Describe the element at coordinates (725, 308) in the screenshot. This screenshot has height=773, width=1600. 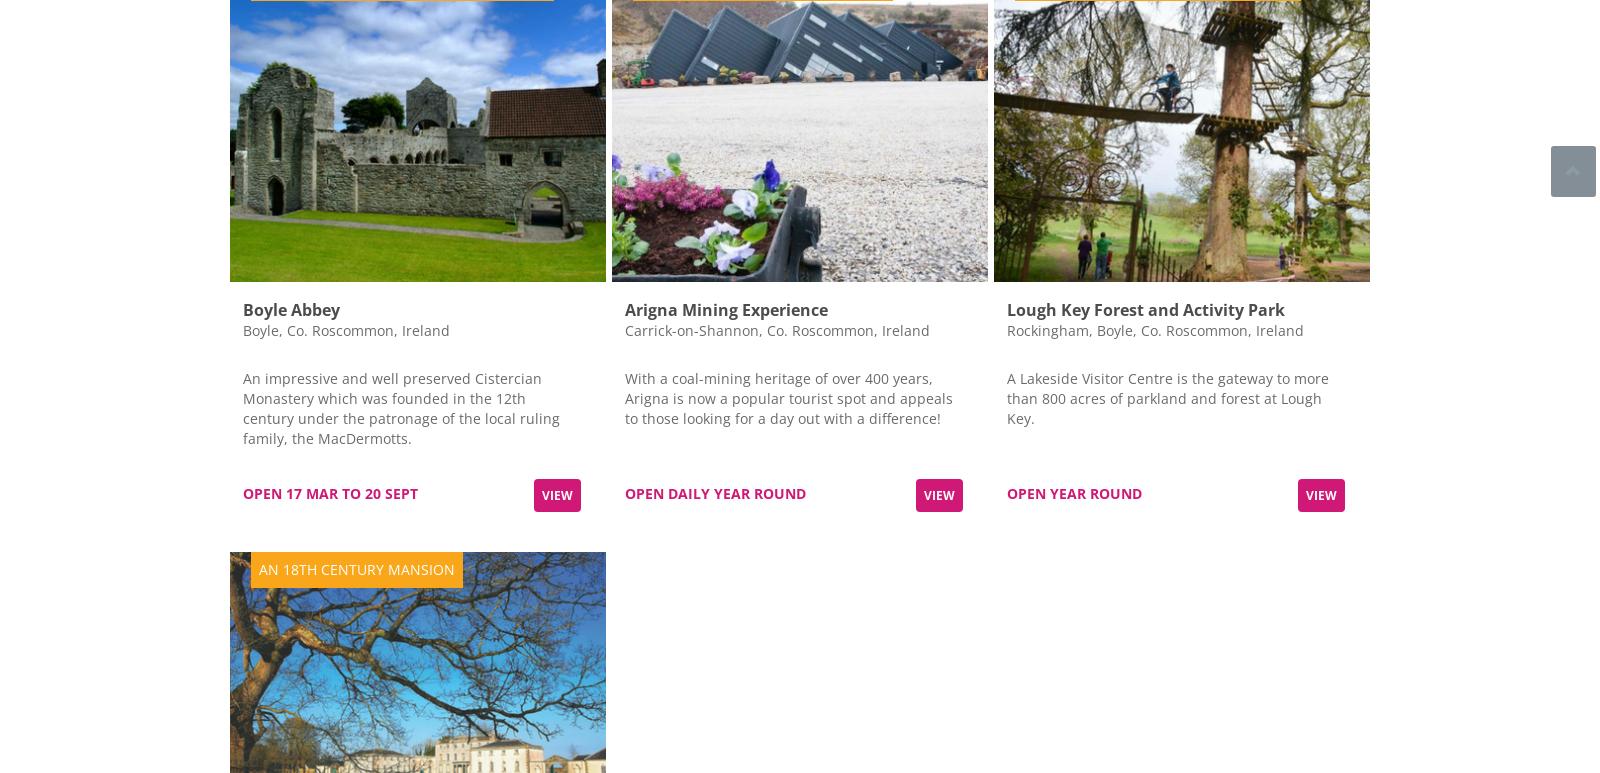
I see `'Arigna Mining Experience'` at that location.